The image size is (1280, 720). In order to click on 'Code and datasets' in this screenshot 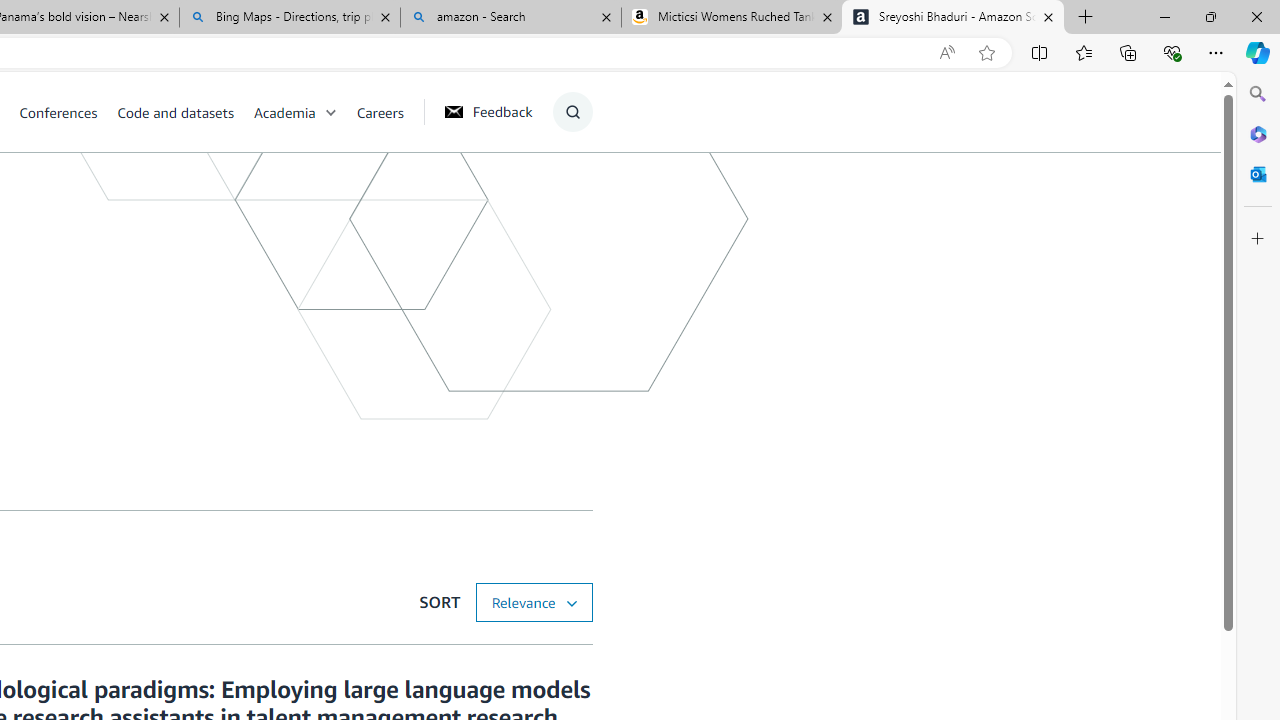, I will do `click(184, 111)`.